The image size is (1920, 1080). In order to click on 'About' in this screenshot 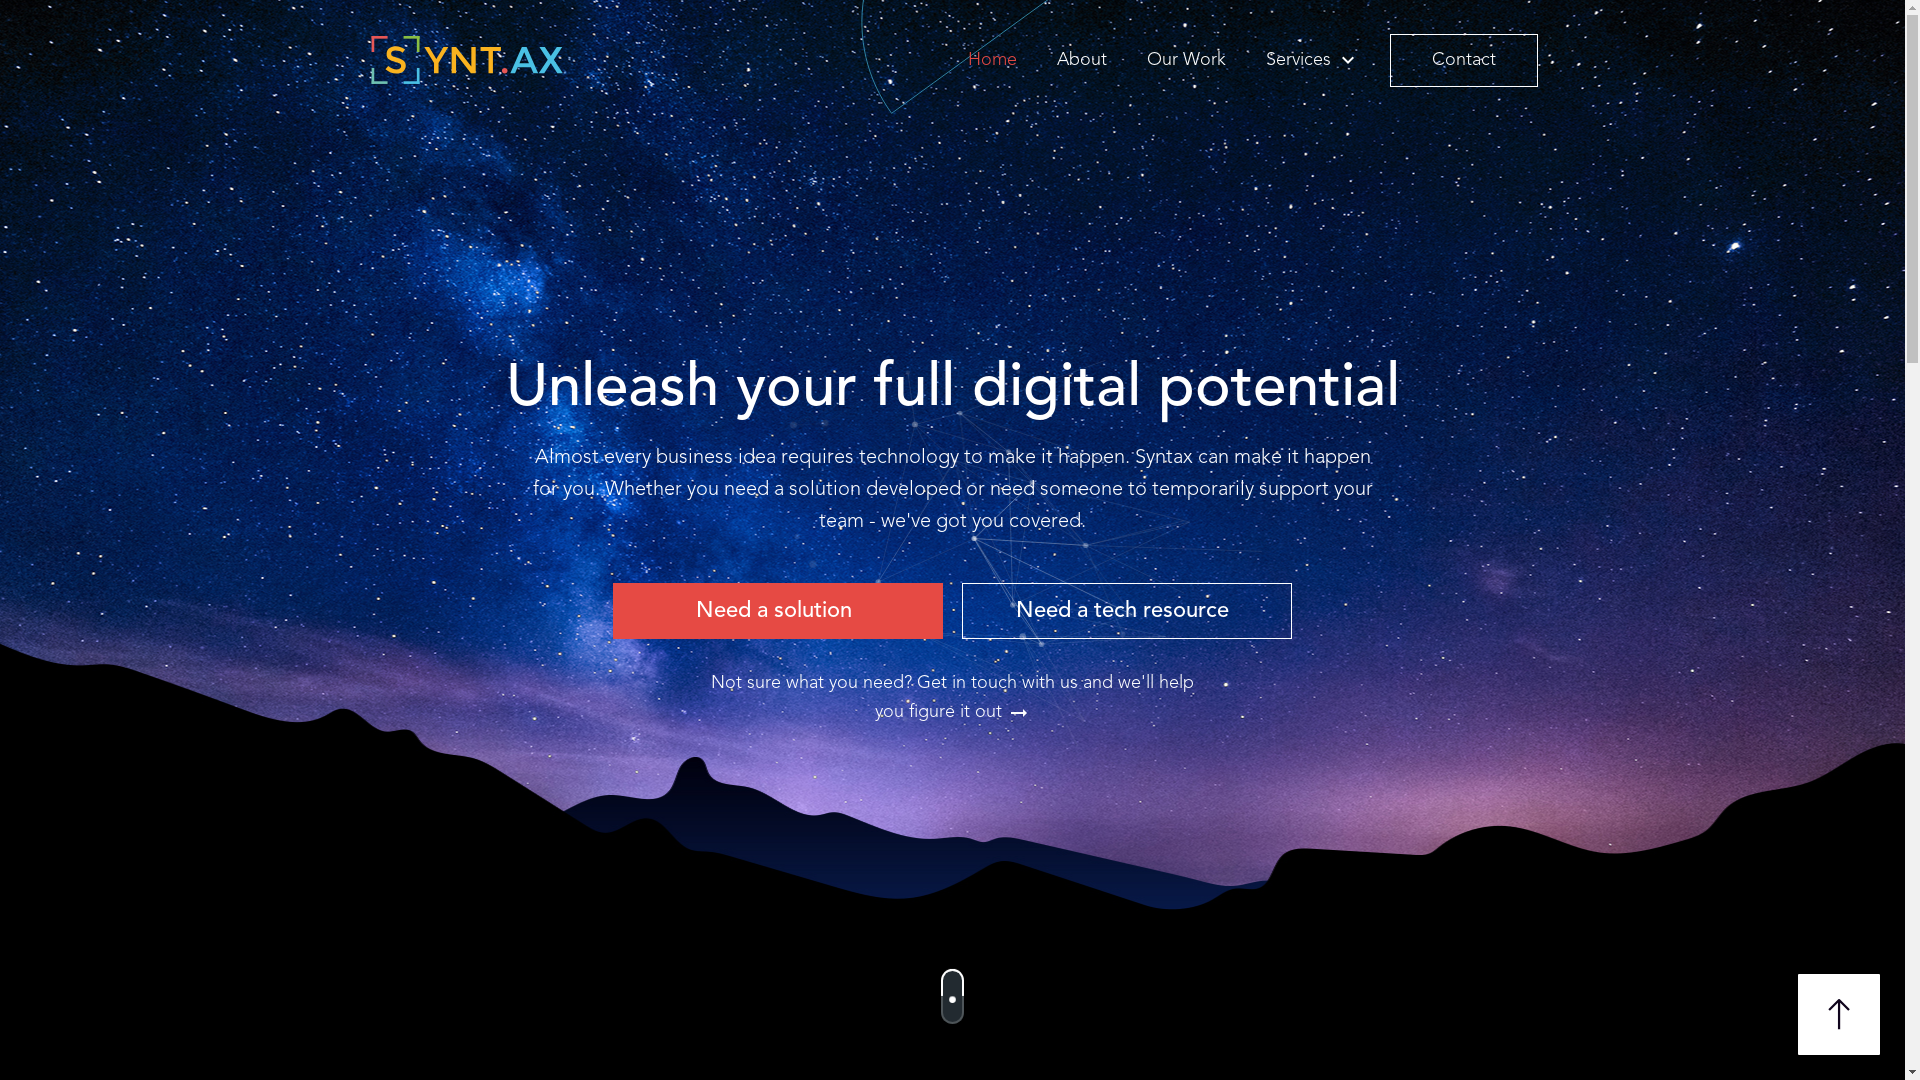, I will do `click(1050, 58)`.